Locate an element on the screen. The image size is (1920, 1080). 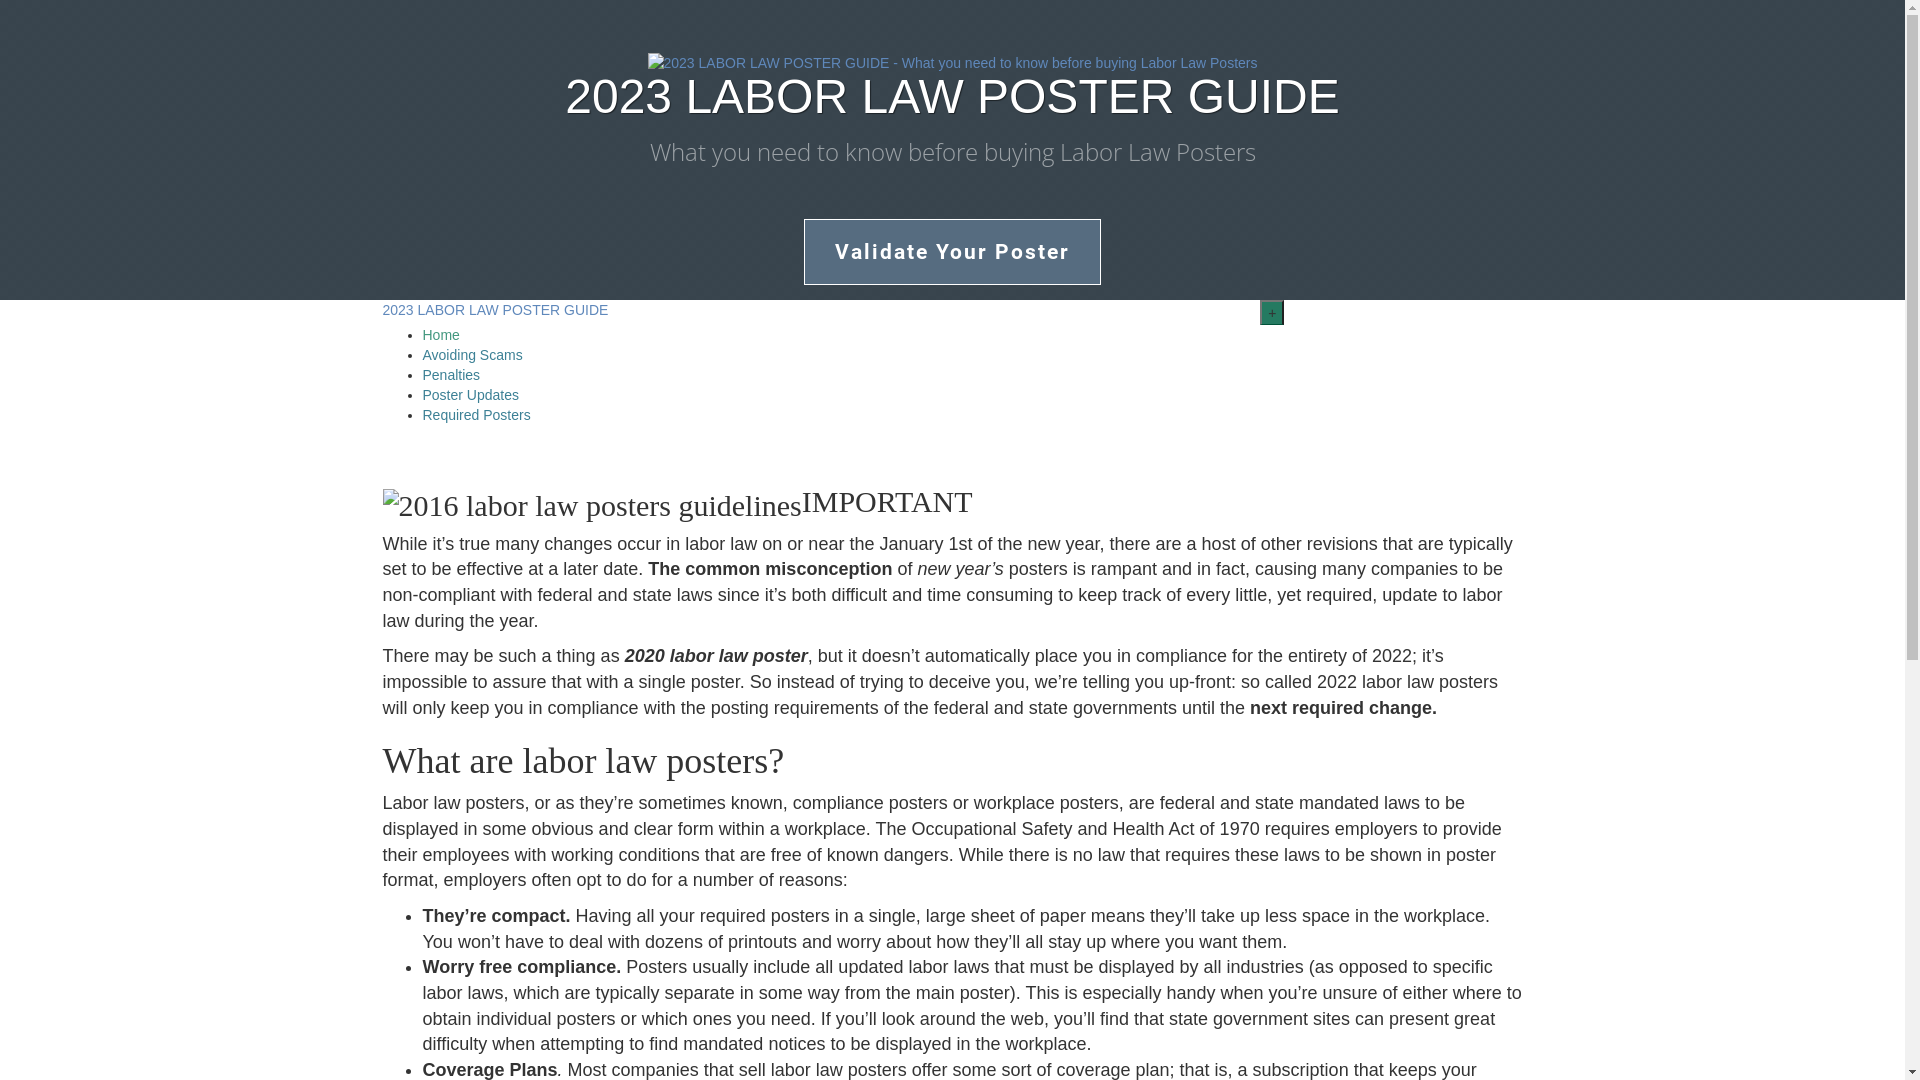
'Poster Updates' is located at coordinates (469, 394).